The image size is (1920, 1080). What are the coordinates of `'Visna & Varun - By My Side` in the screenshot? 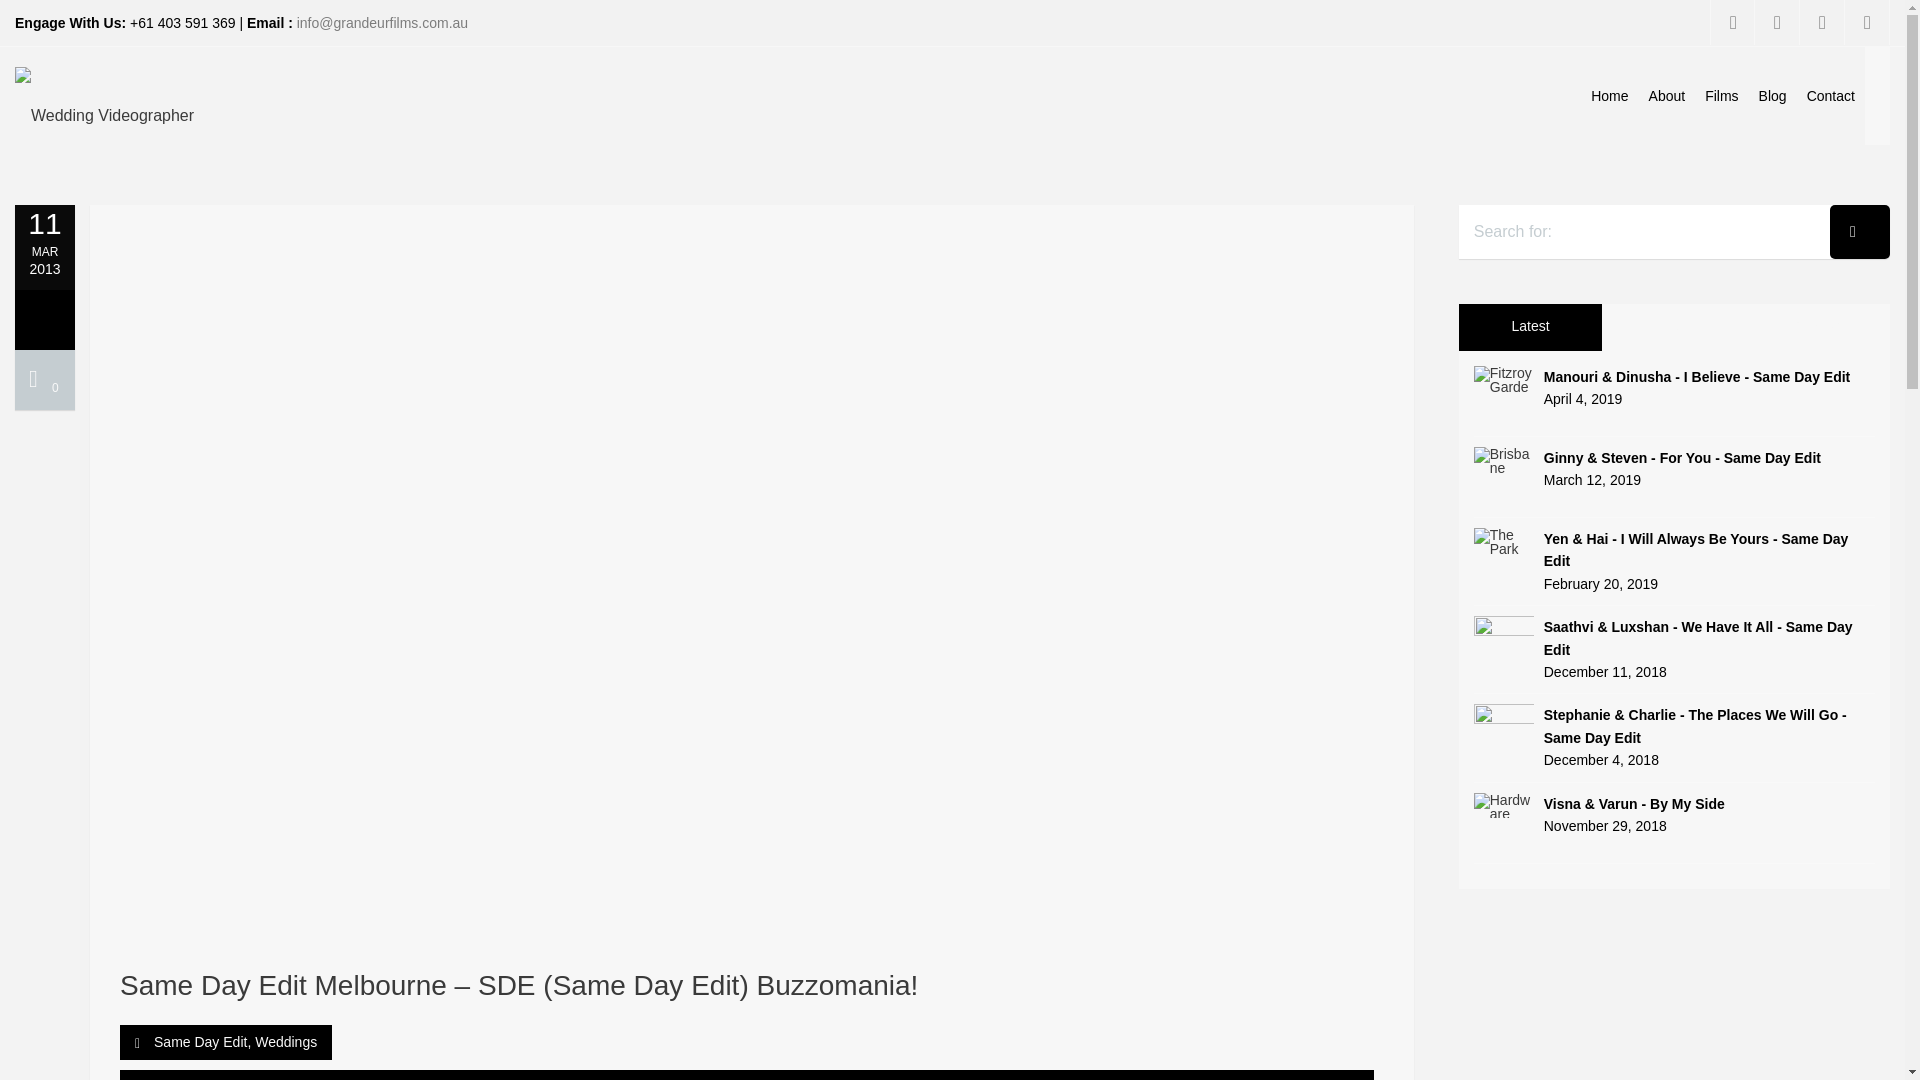 It's located at (1674, 815).